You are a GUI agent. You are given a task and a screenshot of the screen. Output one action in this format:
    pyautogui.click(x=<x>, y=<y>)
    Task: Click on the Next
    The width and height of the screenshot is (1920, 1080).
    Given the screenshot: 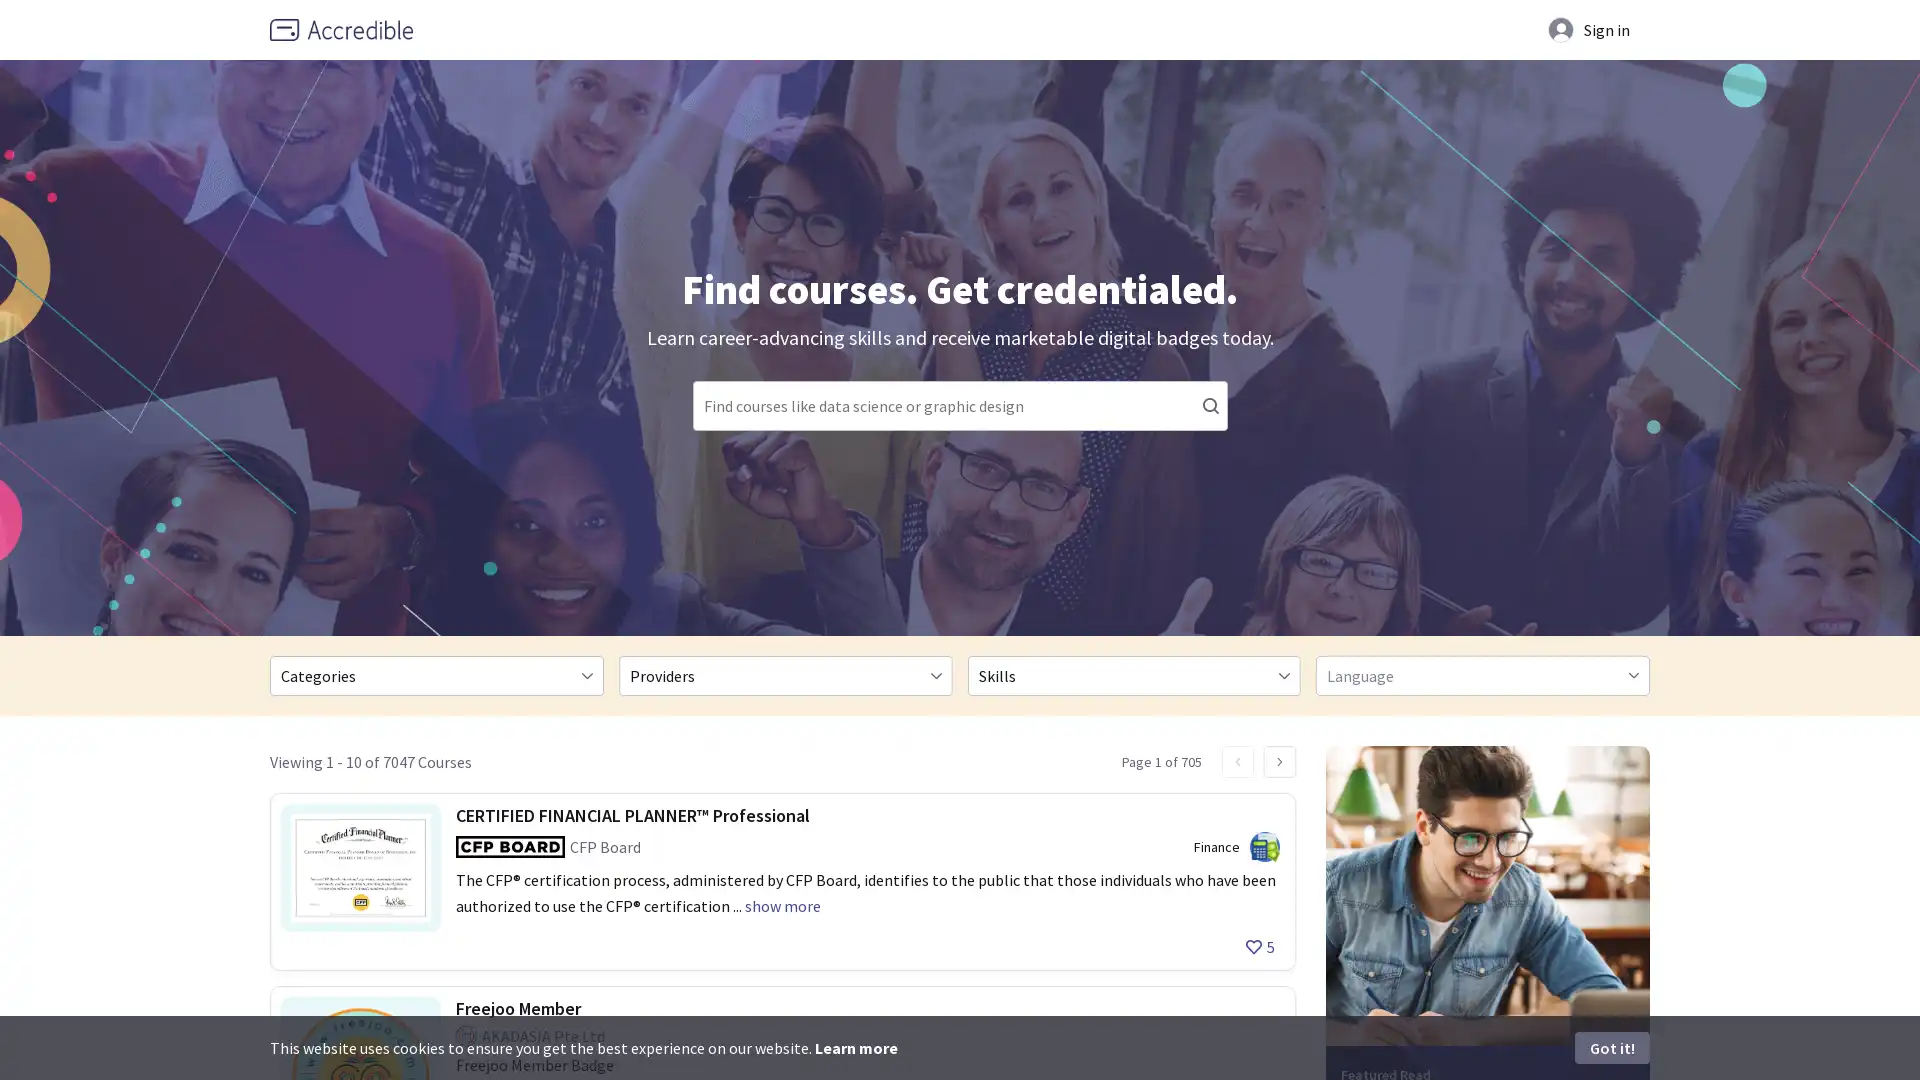 What is the action you would take?
    pyautogui.click(x=1280, y=762)
    